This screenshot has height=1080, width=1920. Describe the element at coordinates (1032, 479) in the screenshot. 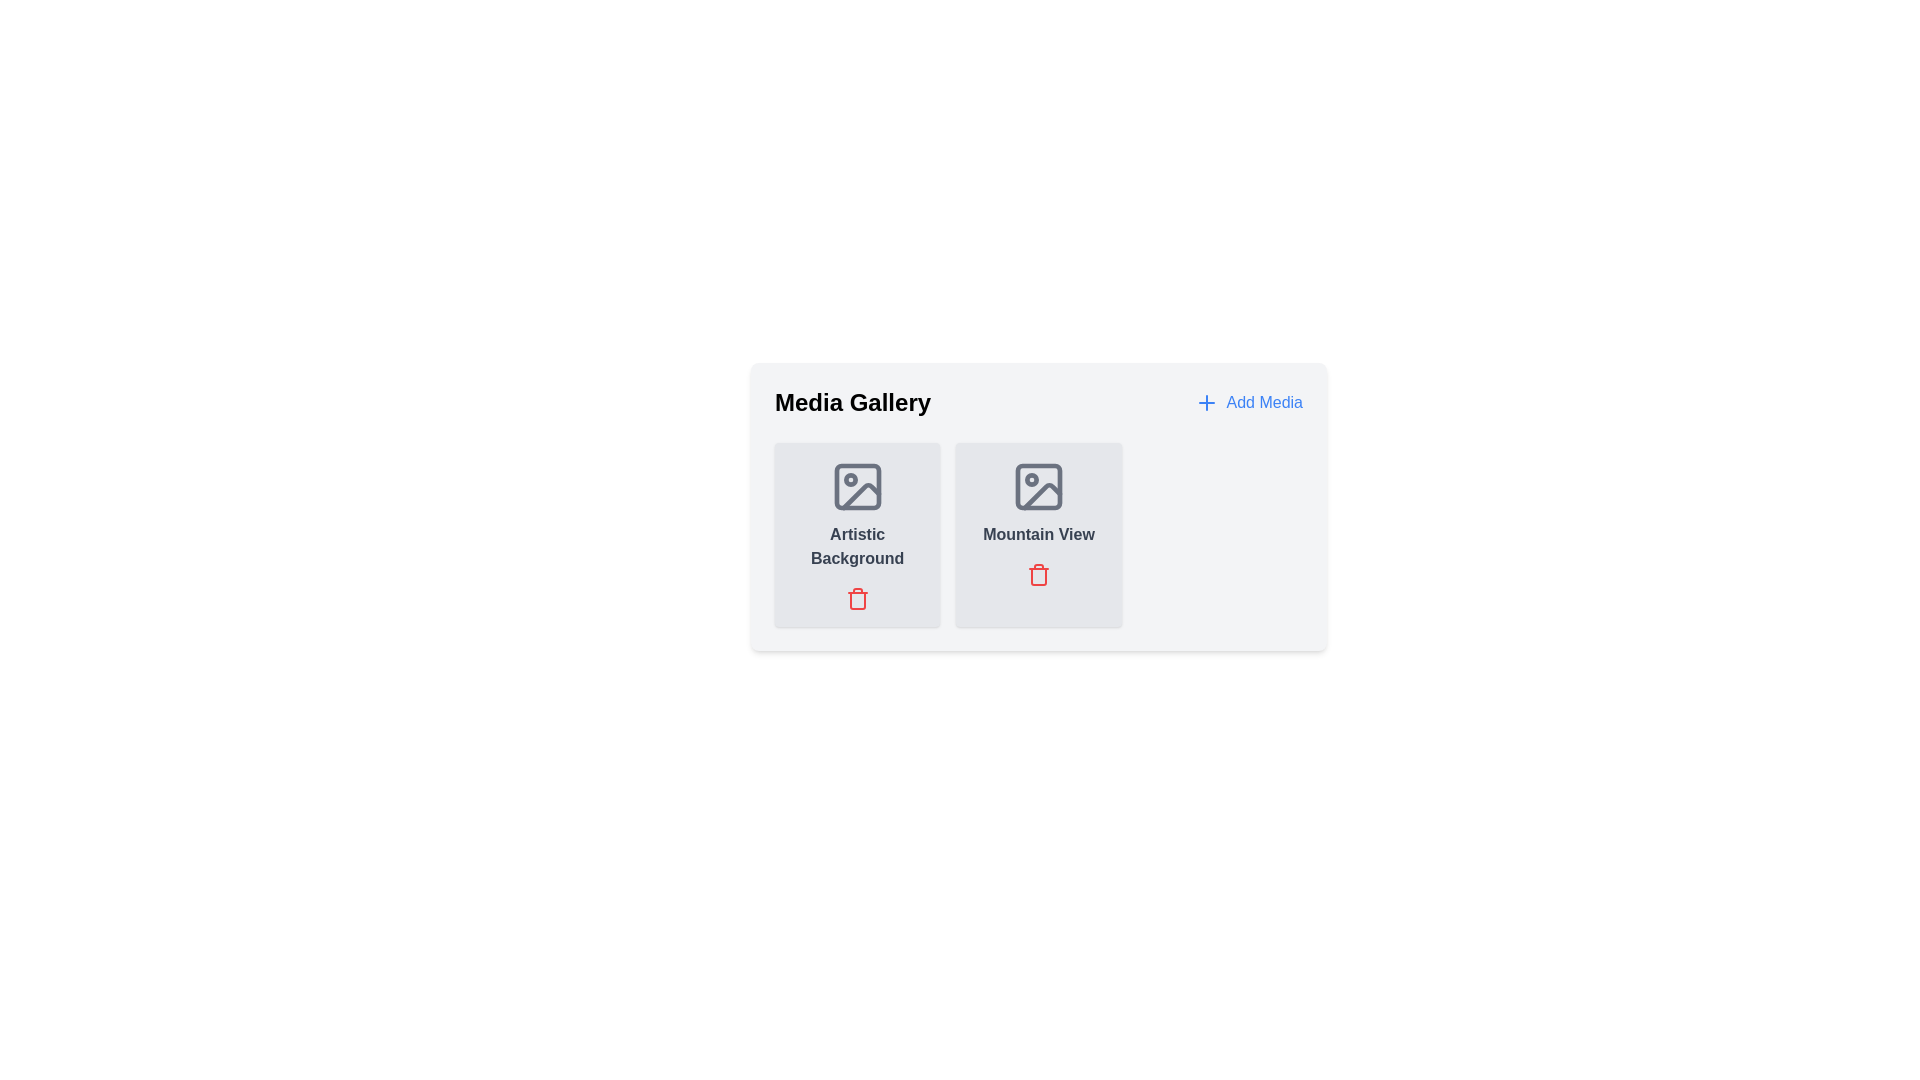

I see `the role of the circle element within the 'Mountain View' image icon in the 'Media Gallery' interface, which highlights specific parts of the icon` at that location.